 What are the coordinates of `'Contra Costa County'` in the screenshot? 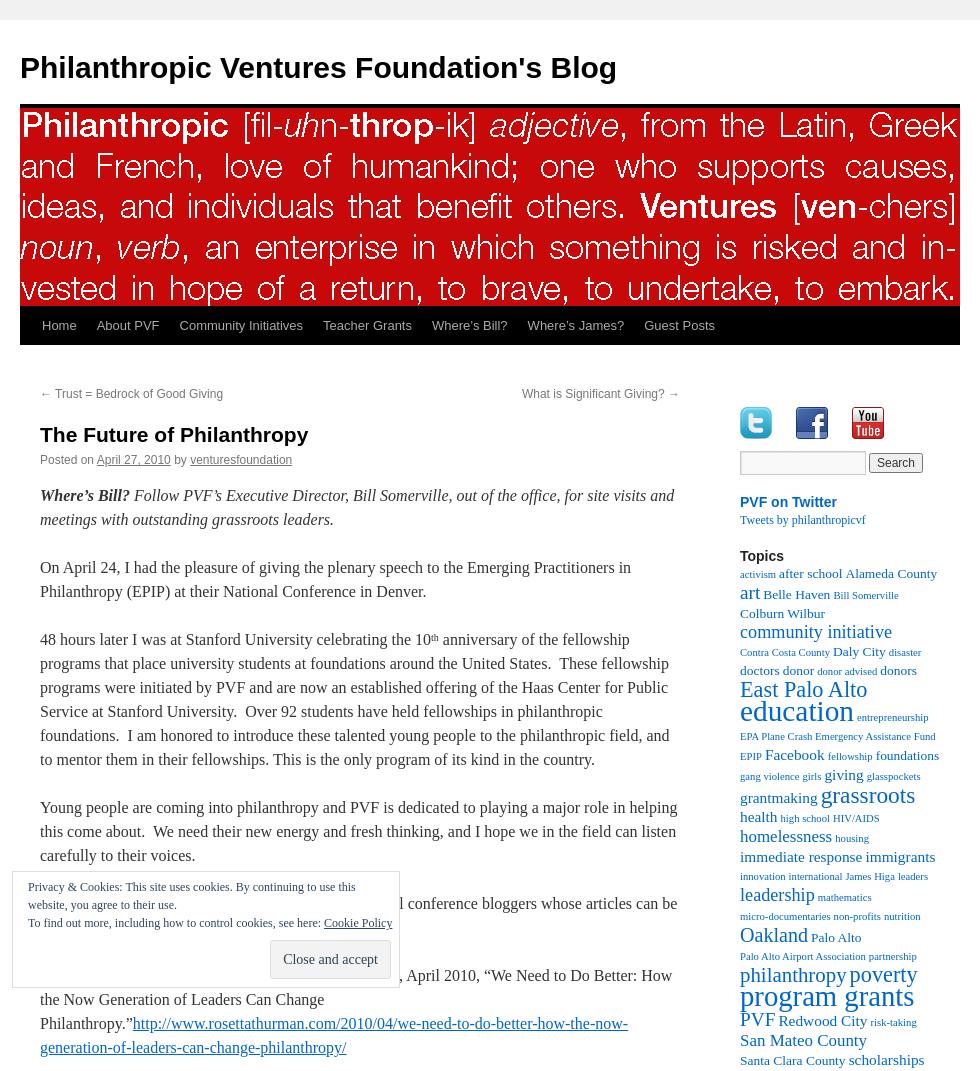 It's located at (784, 651).